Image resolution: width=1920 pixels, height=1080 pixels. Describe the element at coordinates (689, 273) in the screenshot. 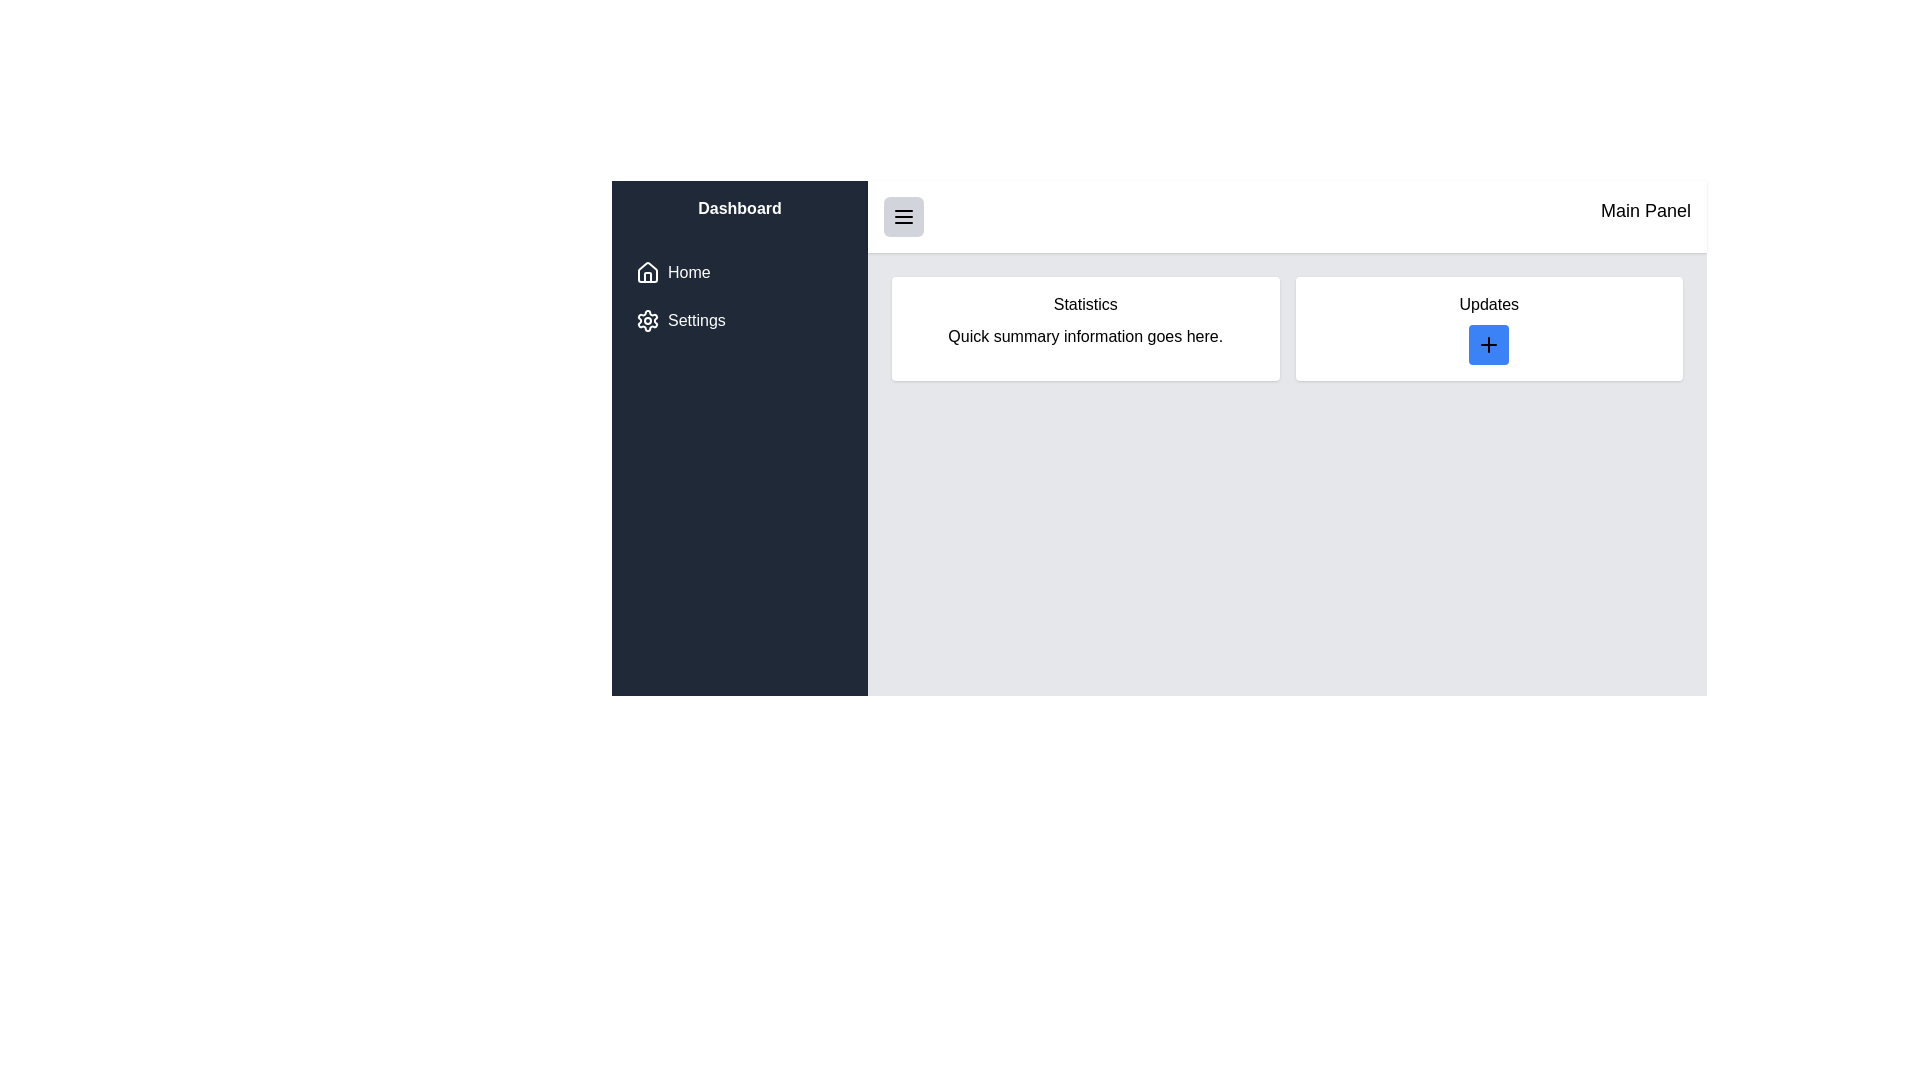

I see `the 'Home' text label displayed in white font on a dark background located in the first row of the left sidebar menu, to the right of the home icon` at that location.